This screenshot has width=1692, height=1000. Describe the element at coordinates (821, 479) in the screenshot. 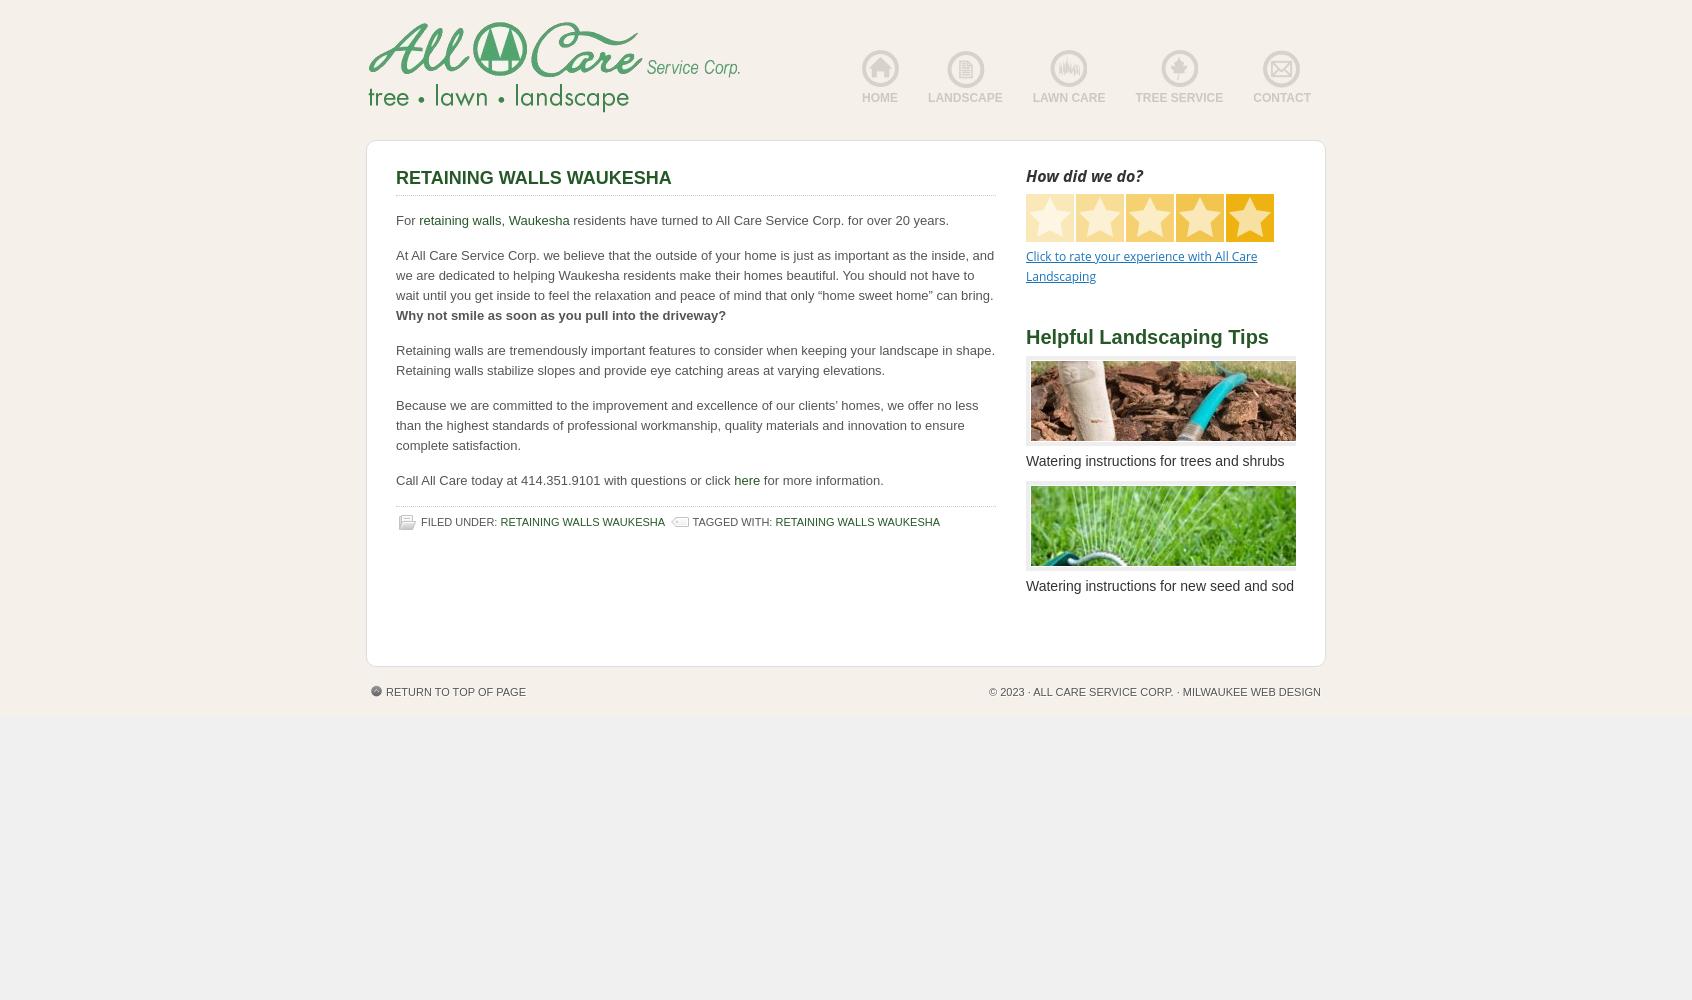

I see `'for more information.'` at that location.